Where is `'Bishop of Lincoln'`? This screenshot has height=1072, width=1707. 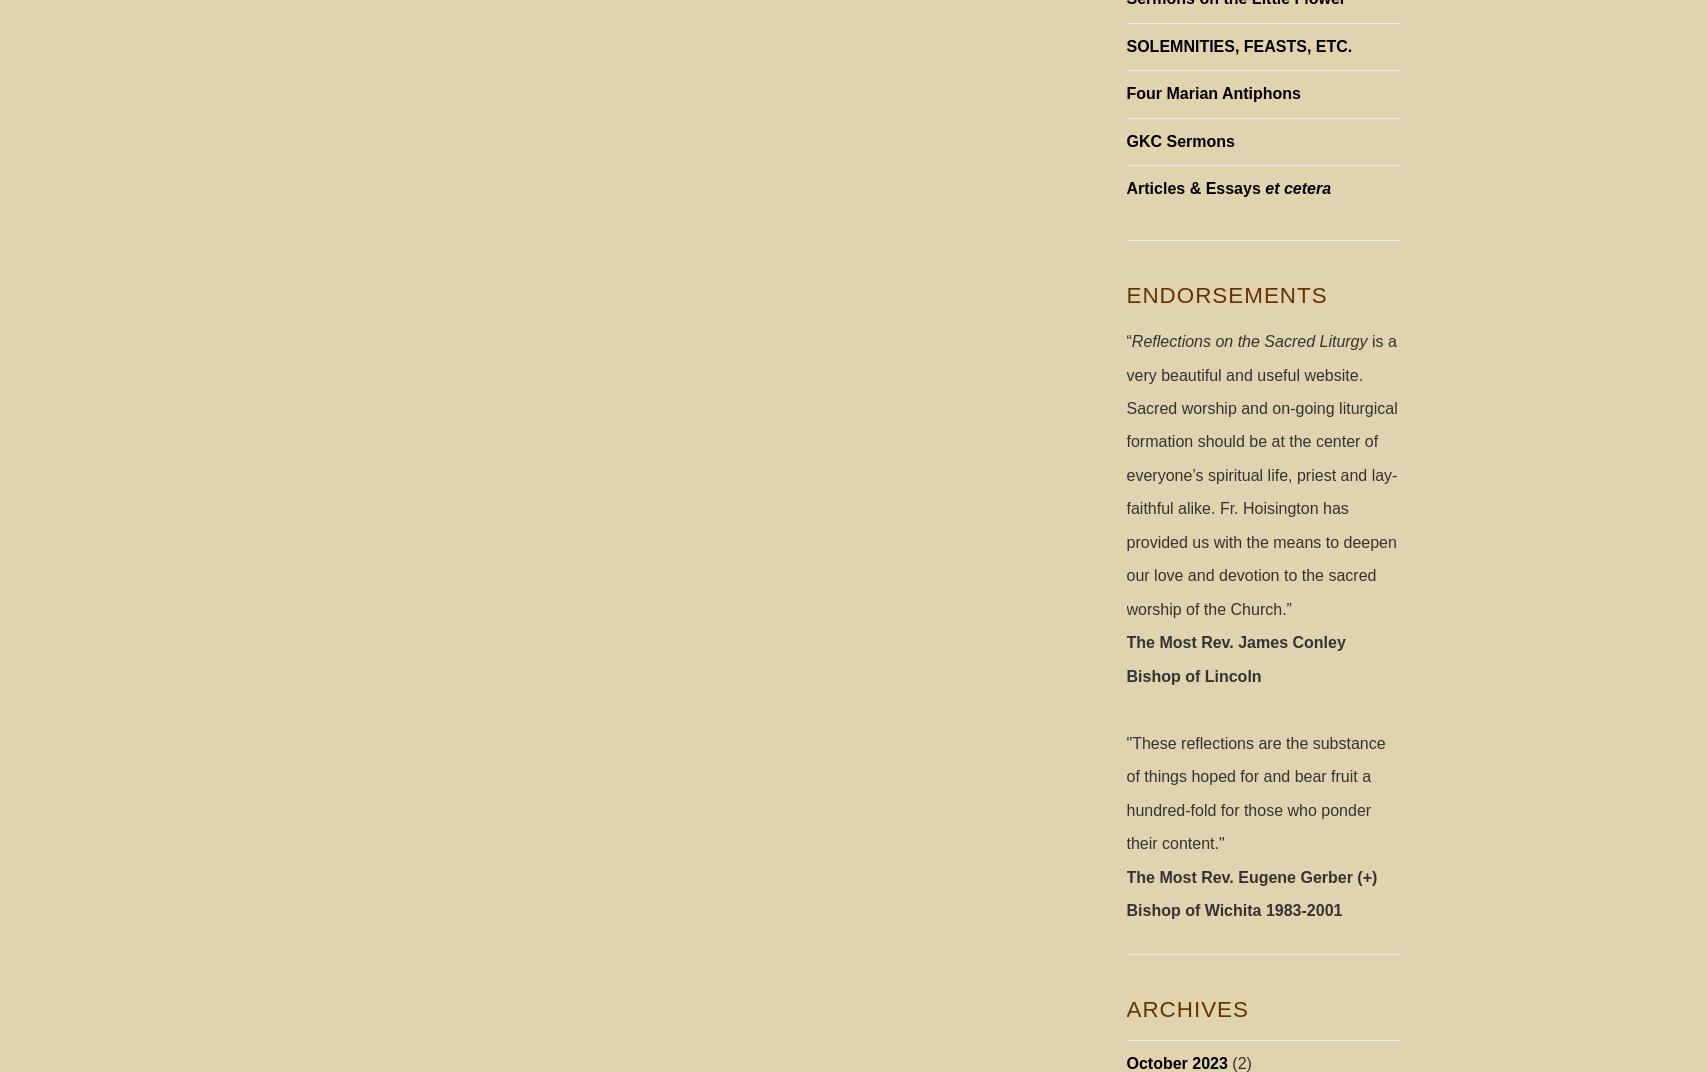 'Bishop of Lincoln' is located at coordinates (1192, 674).